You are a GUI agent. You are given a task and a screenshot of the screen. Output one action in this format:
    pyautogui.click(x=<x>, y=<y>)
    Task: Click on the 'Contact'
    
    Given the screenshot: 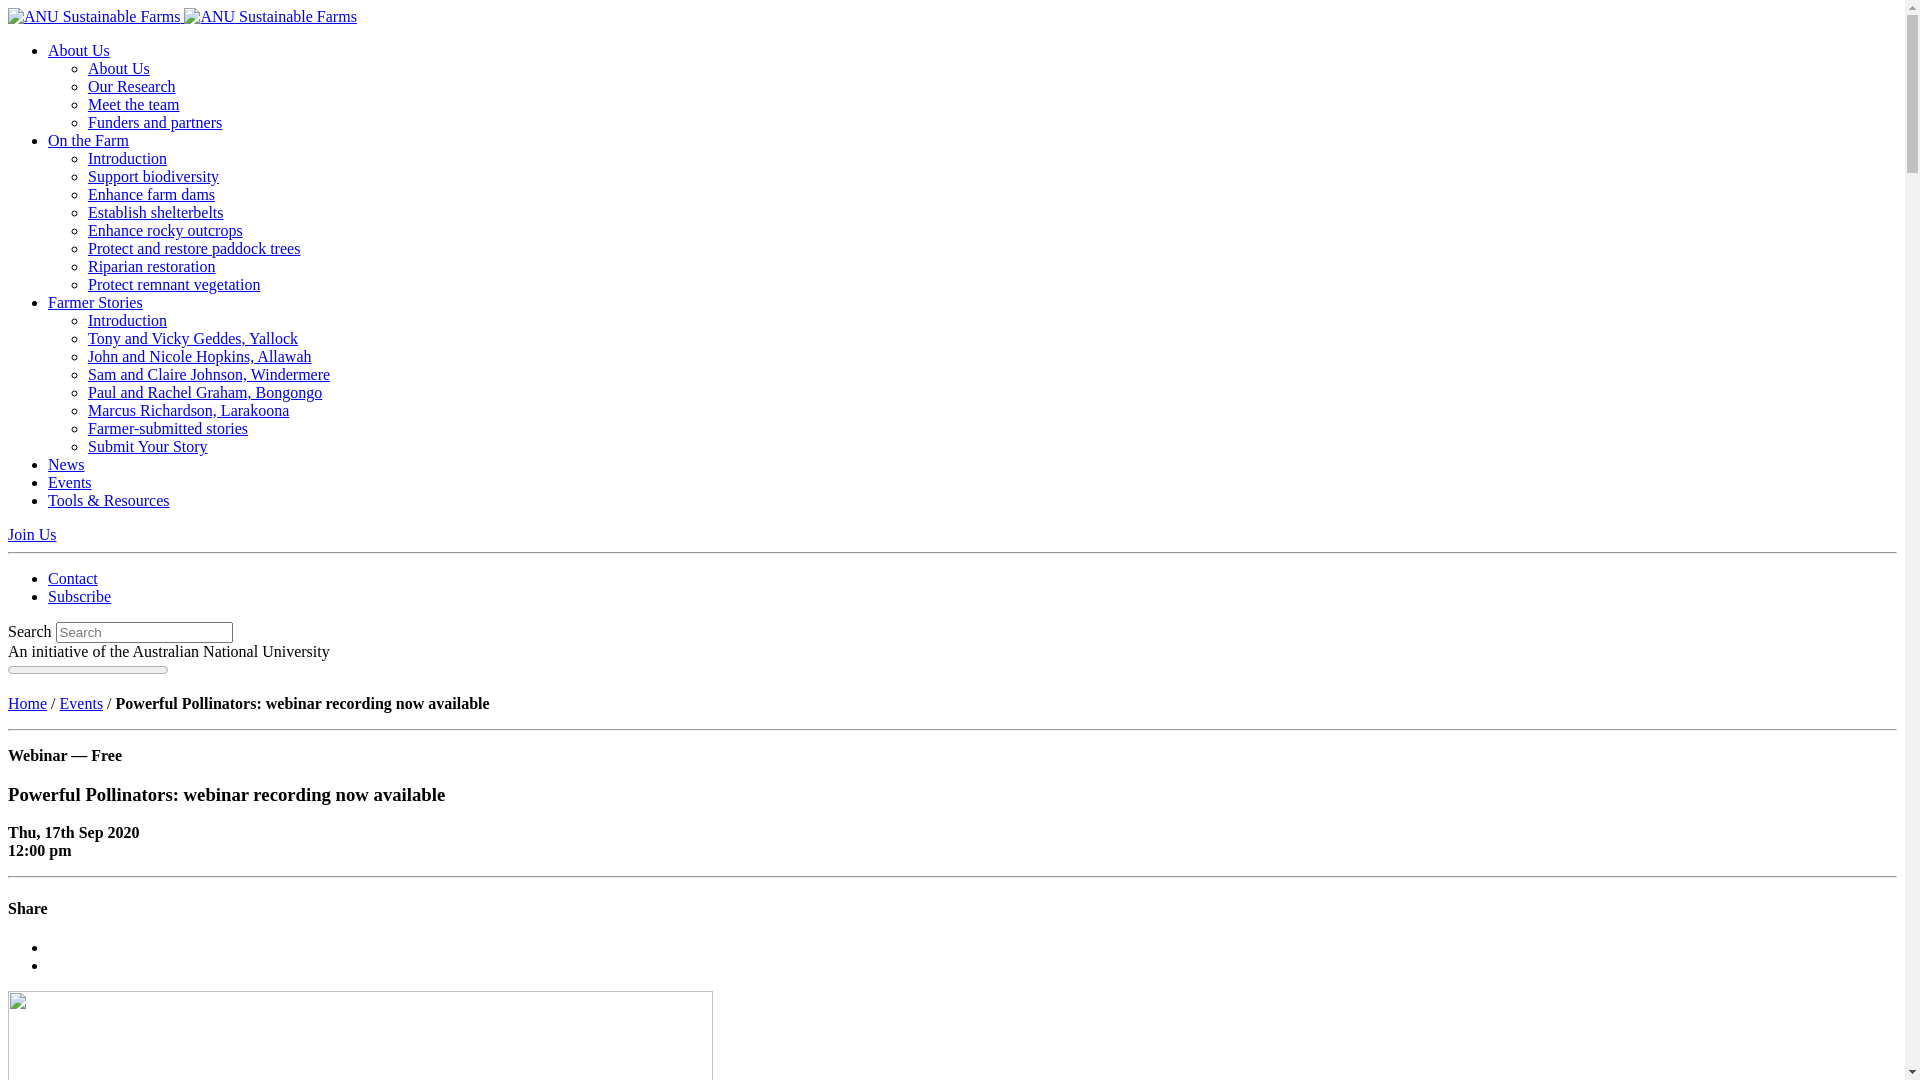 What is the action you would take?
    pyautogui.click(x=72, y=578)
    